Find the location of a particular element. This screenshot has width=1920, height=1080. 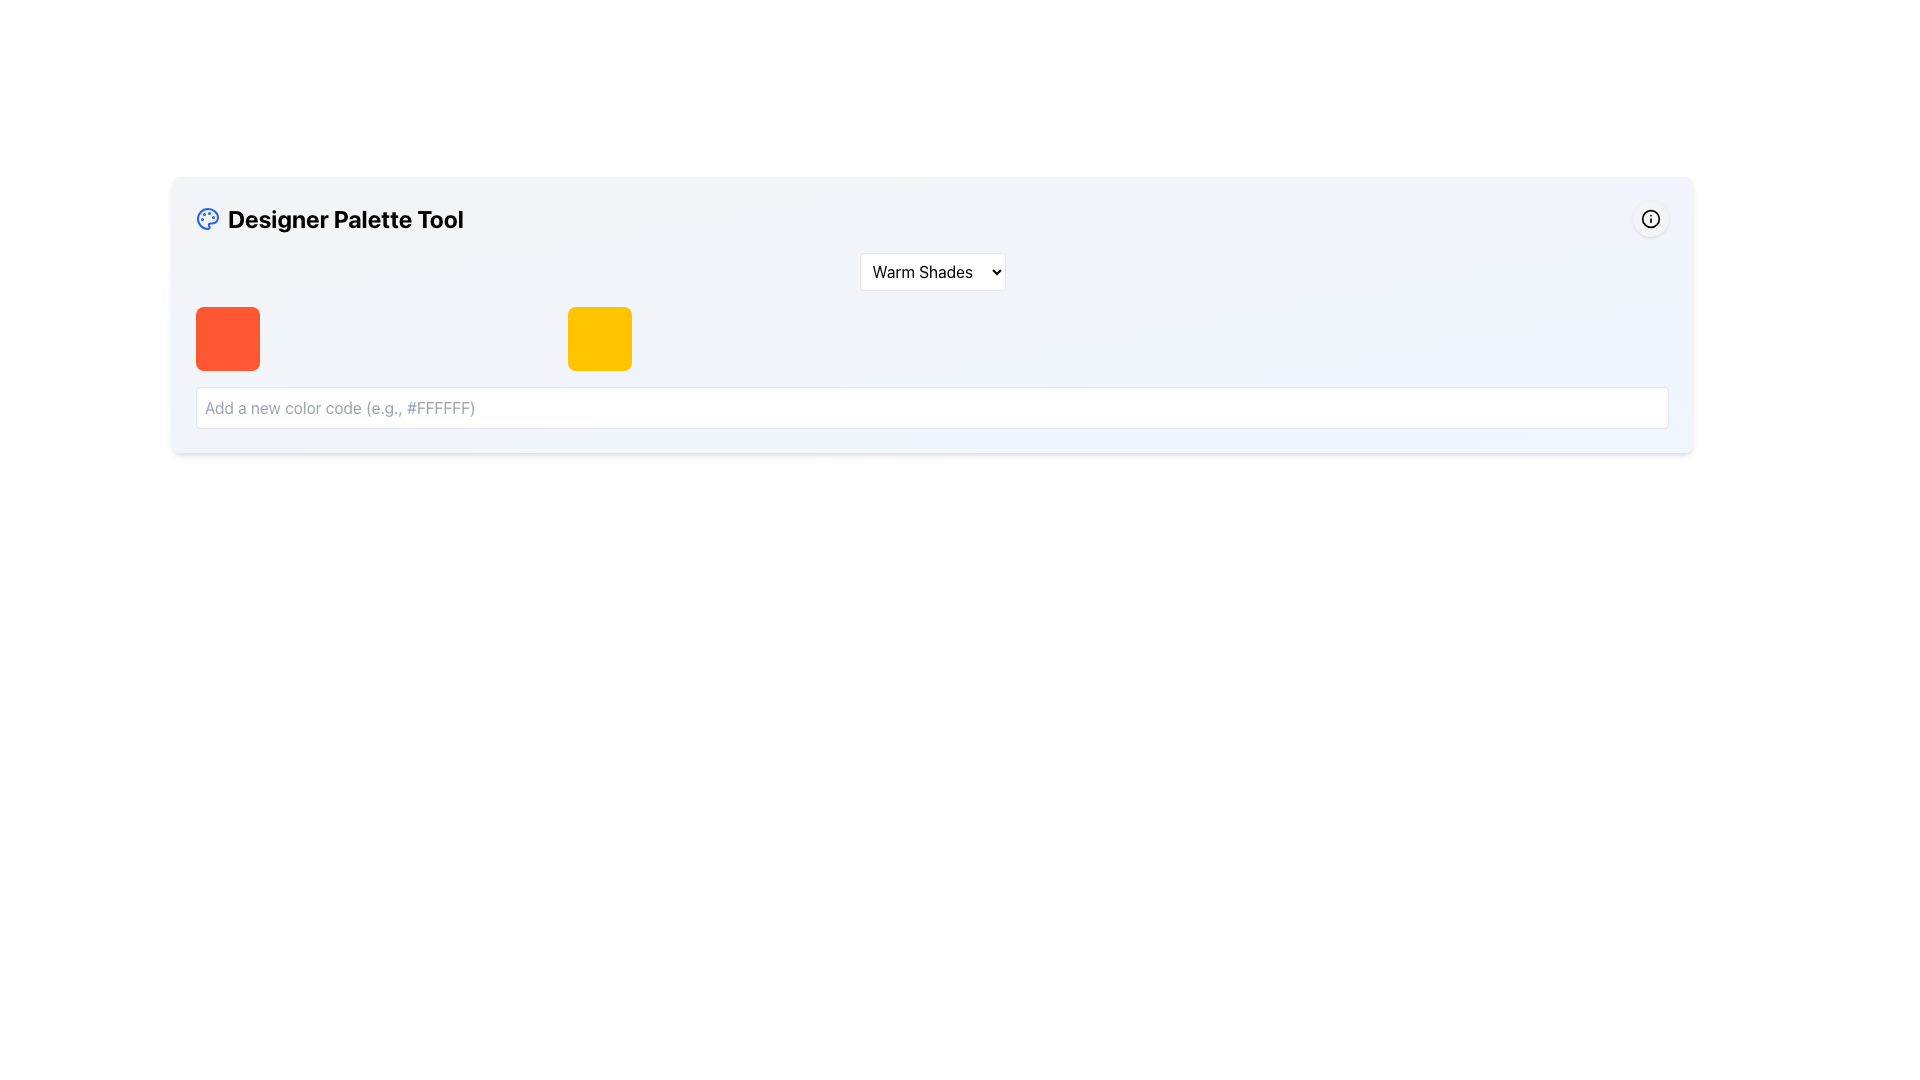

an option from the 'Warm Shades' dropdown menu located in the top-central region of the interface is located at coordinates (931, 272).